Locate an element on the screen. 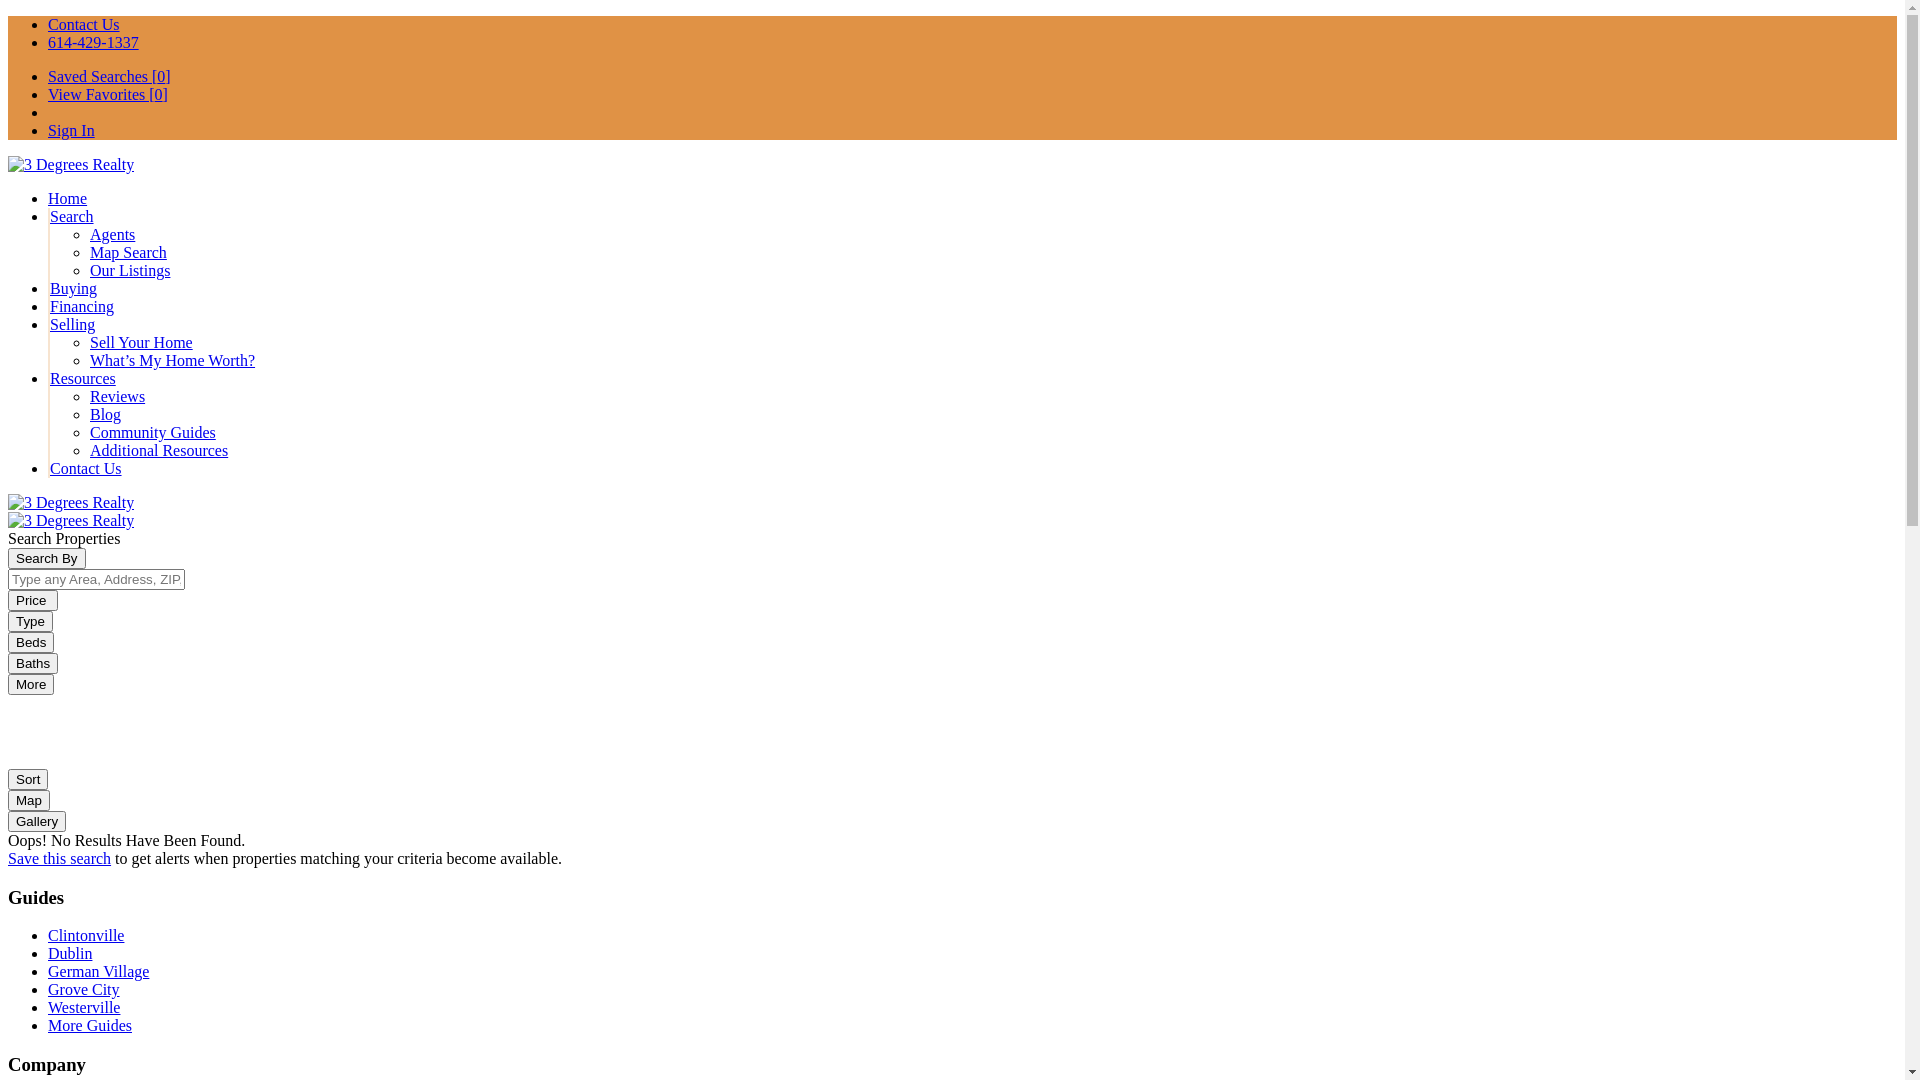  'Sort' is located at coordinates (28, 778).